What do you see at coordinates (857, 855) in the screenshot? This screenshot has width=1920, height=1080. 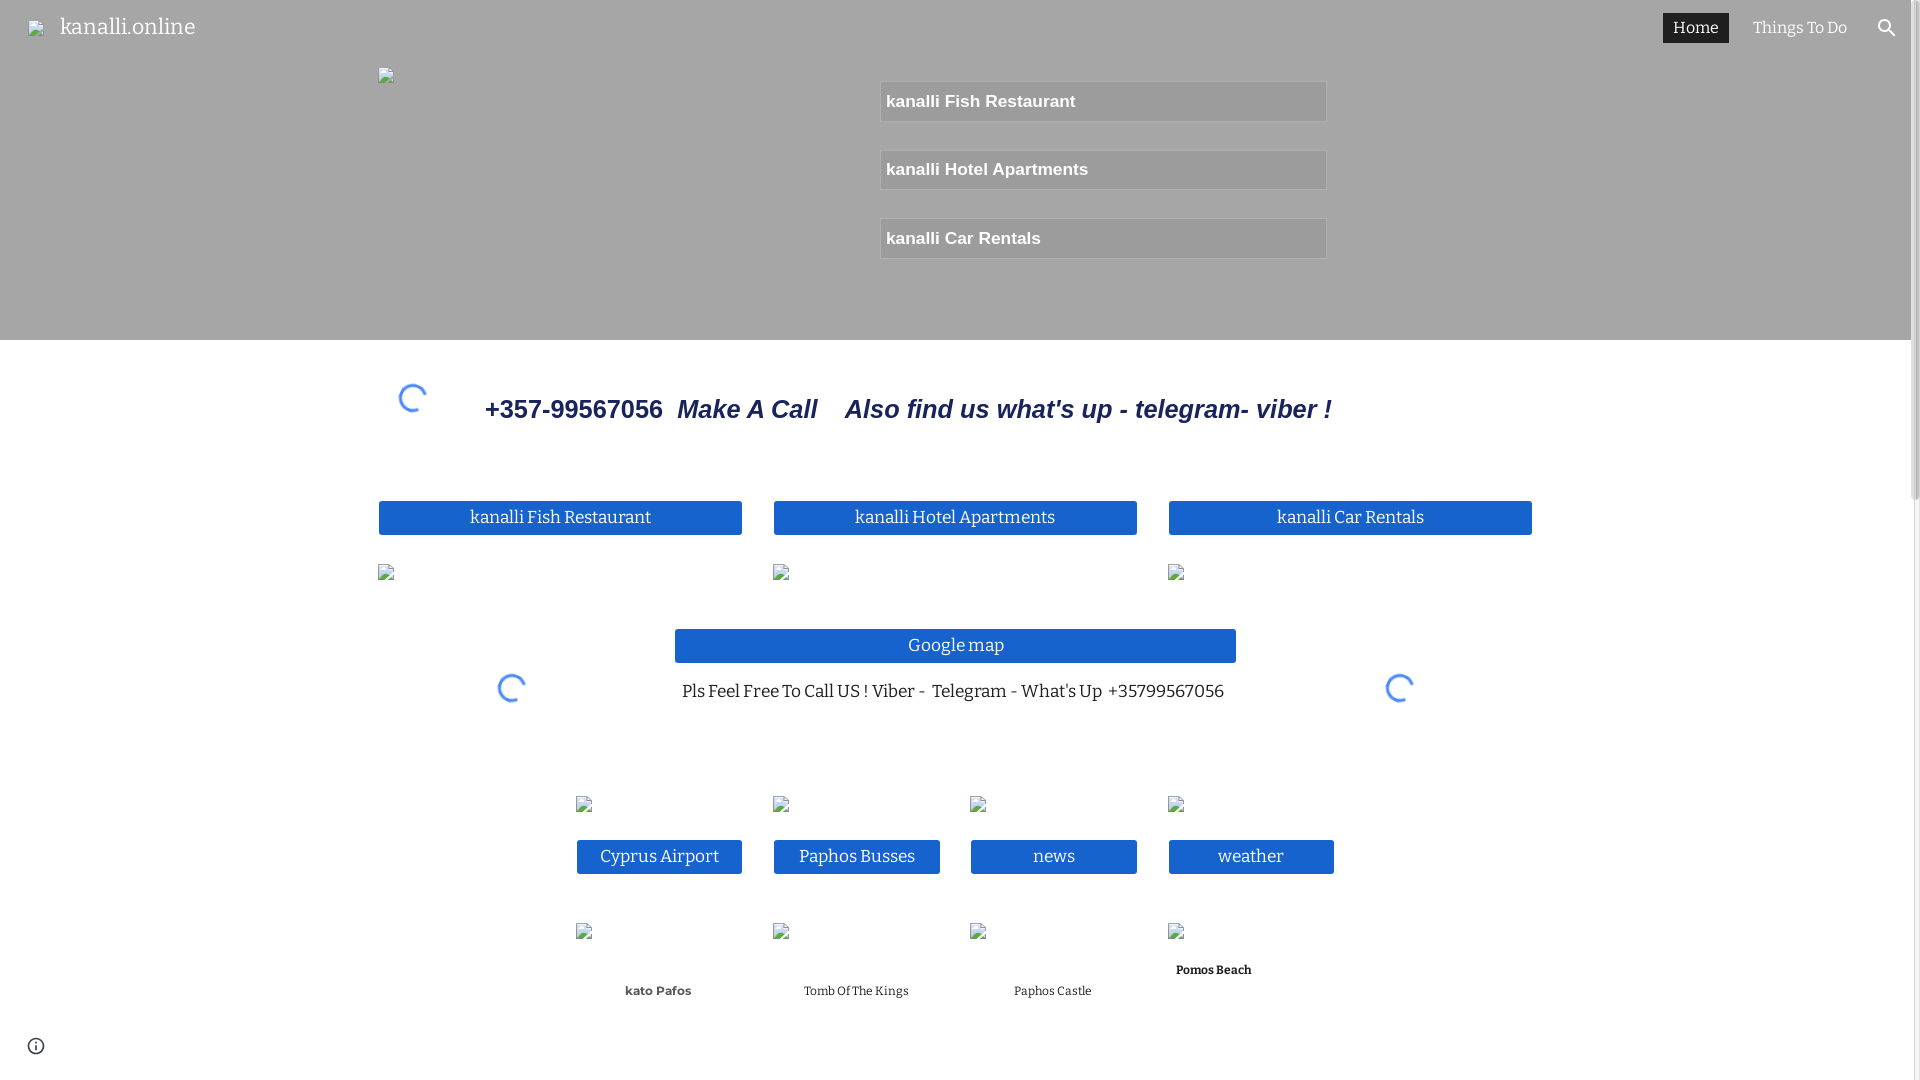 I see `'Paphos Busses'` at bounding box center [857, 855].